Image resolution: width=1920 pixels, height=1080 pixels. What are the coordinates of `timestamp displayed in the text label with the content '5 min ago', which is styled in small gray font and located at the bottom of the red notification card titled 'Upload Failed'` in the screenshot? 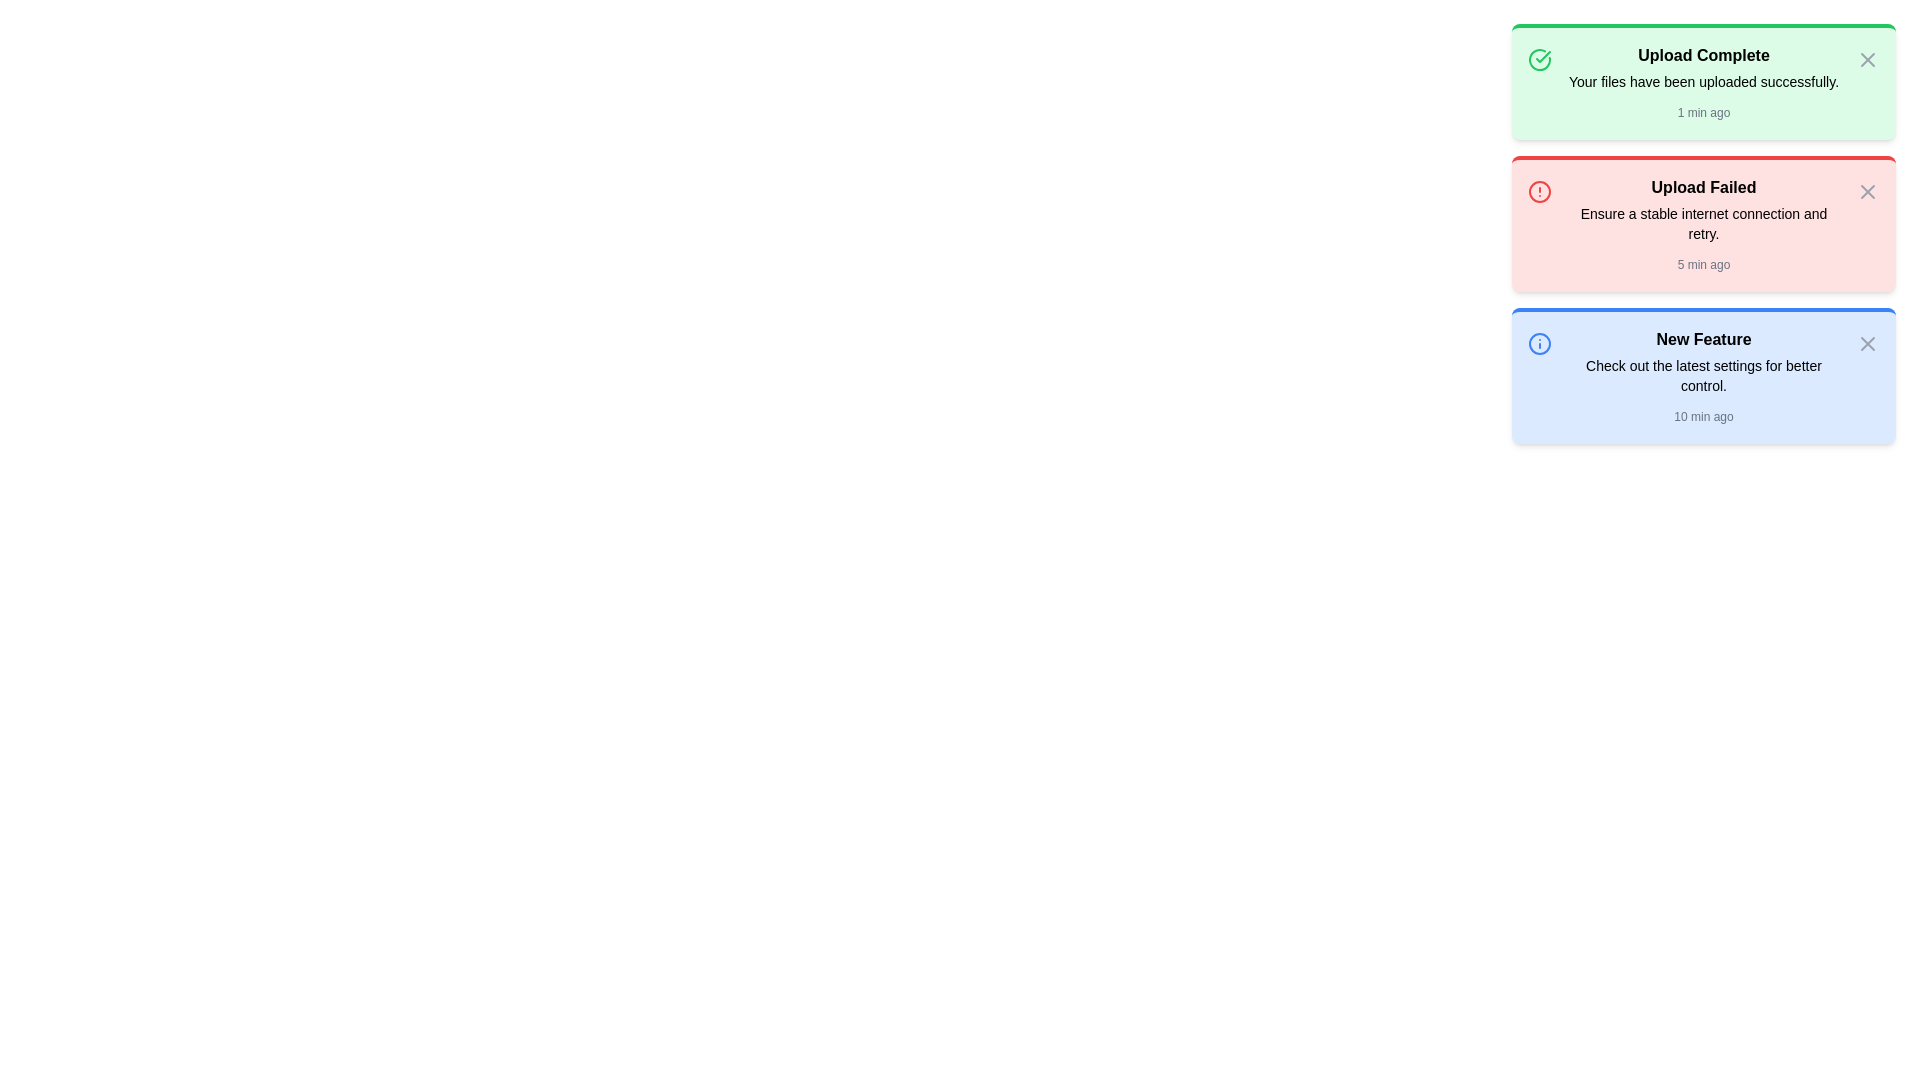 It's located at (1703, 264).